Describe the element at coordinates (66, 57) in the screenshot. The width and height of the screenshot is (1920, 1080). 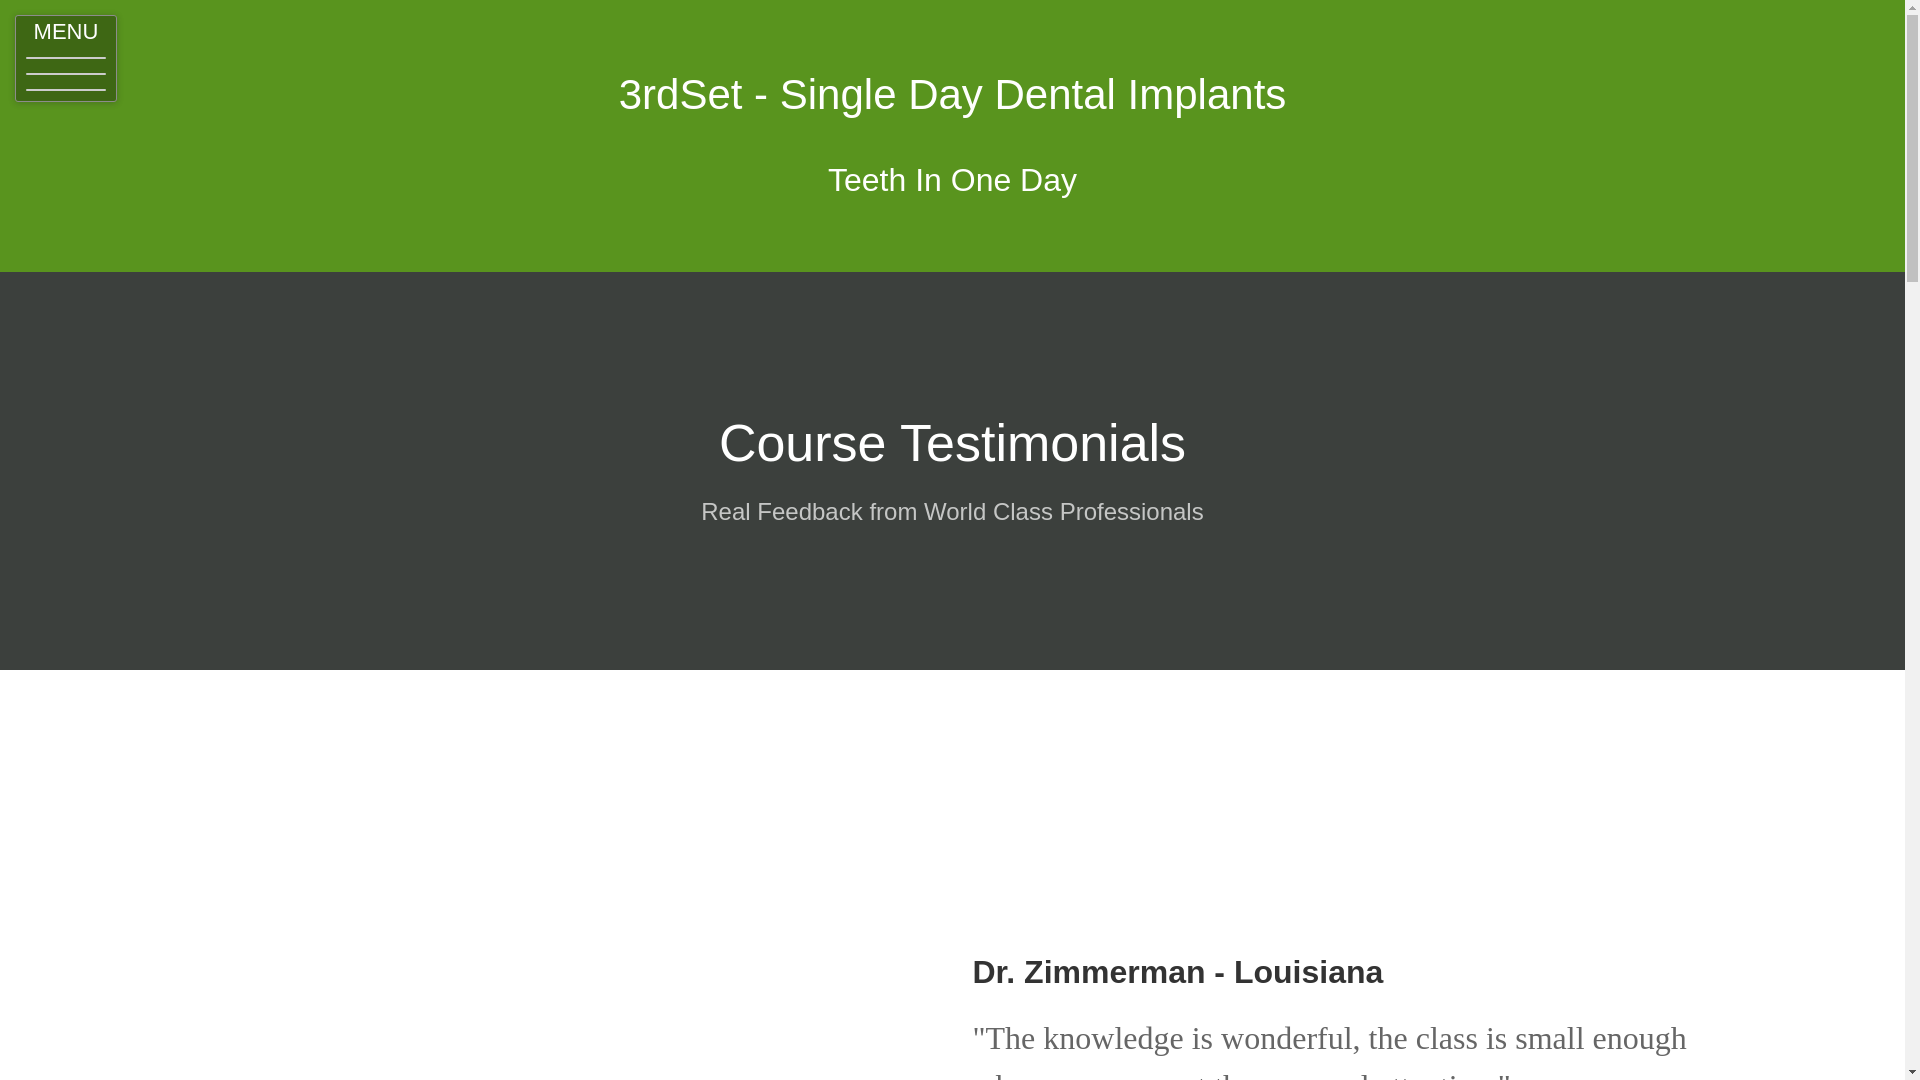
I see `'Menu` at that location.